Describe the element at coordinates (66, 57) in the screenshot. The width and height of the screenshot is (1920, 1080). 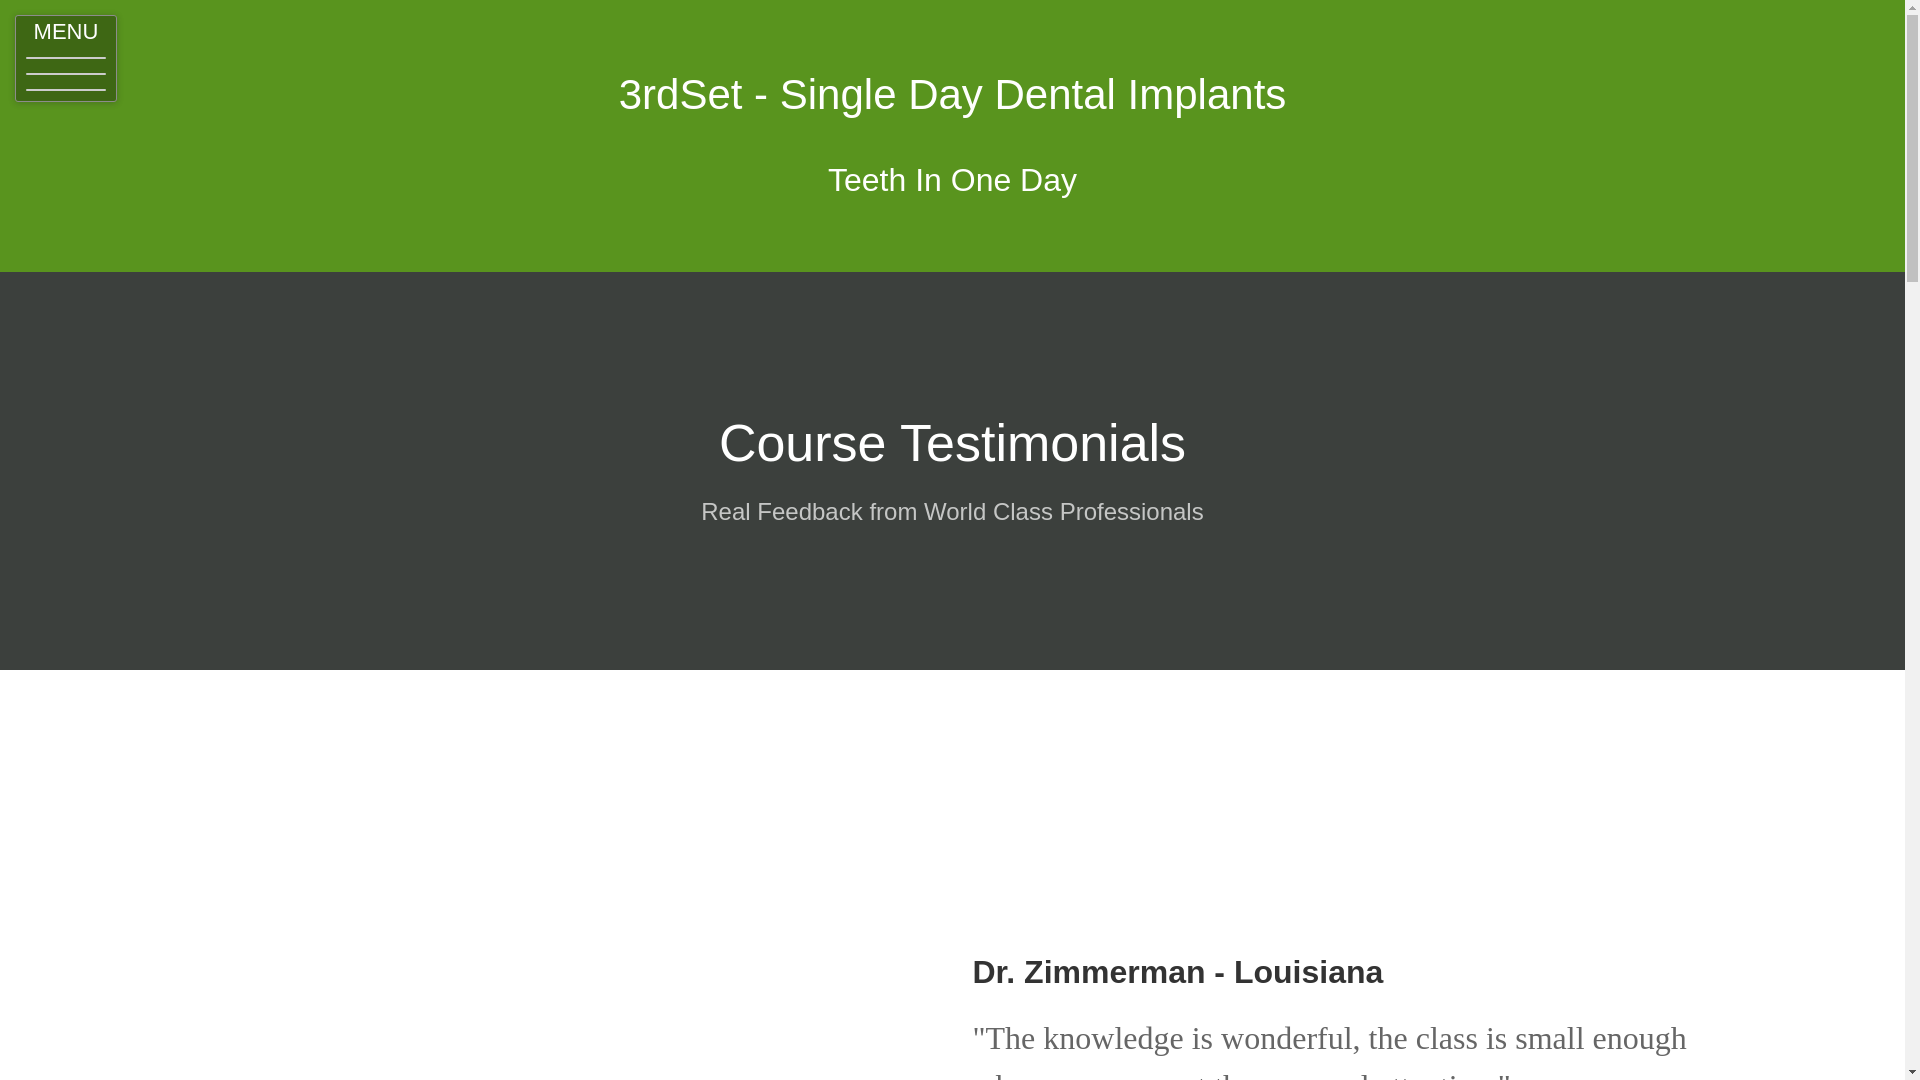
I see `'Menu` at that location.